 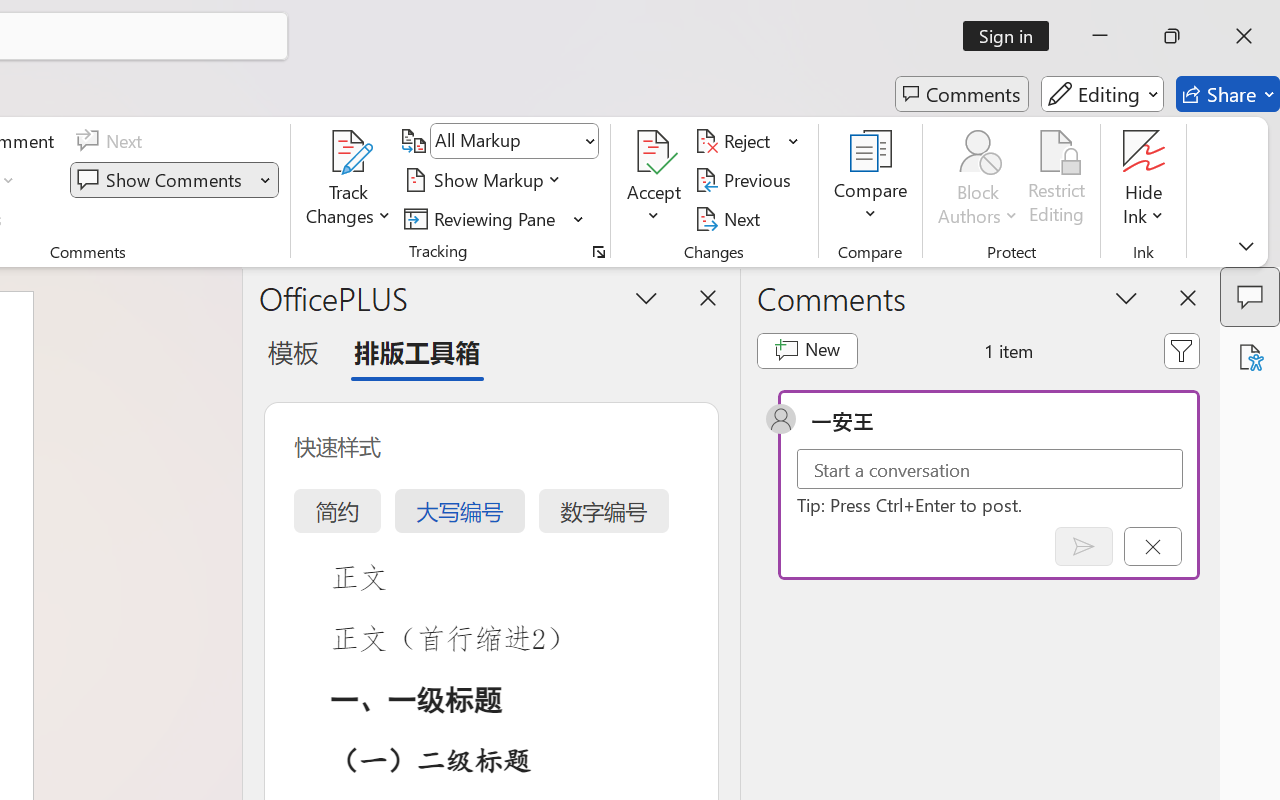 I want to click on 'Hide Ink', so click(x=1144, y=151).